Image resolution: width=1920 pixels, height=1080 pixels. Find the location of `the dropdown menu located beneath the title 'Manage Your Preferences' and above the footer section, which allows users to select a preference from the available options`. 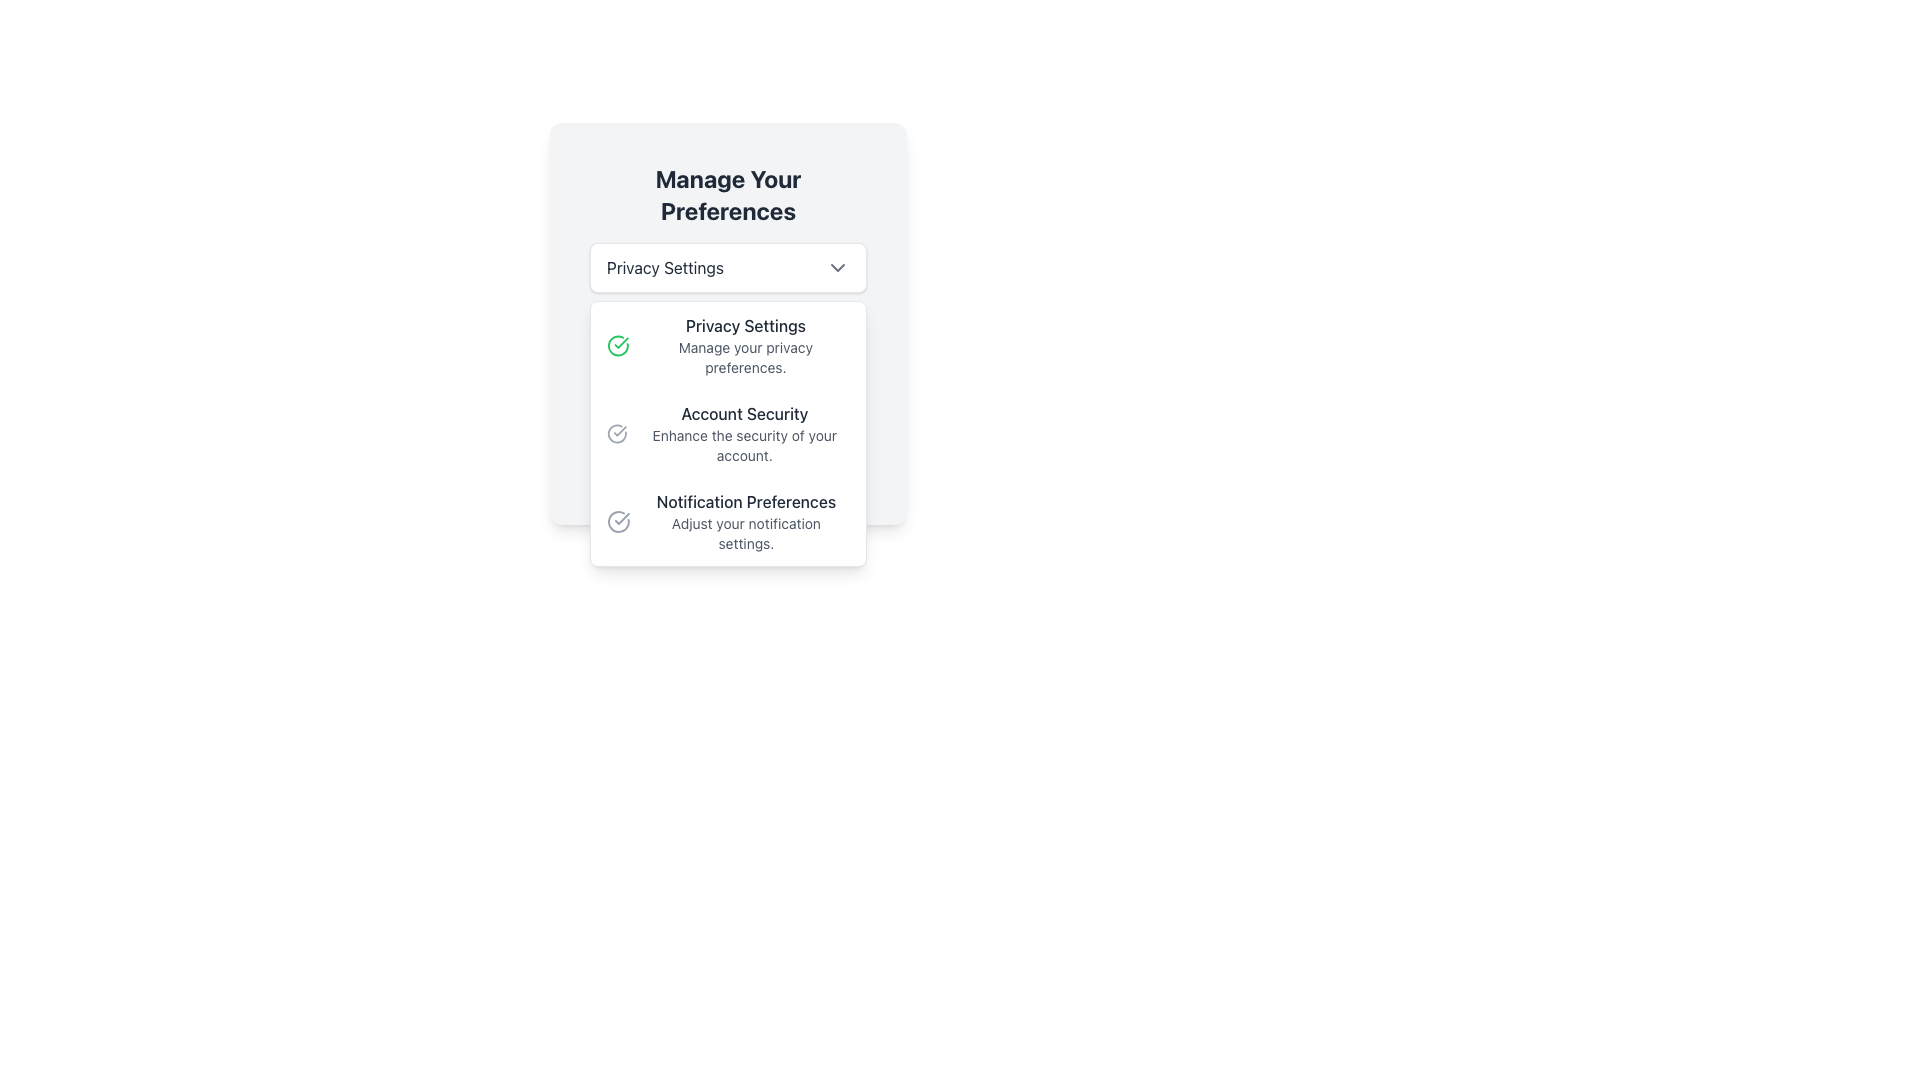

the dropdown menu located beneath the title 'Manage Your Preferences' and above the footer section, which allows users to select a preference from the available options is located at coordinates (727, 323).